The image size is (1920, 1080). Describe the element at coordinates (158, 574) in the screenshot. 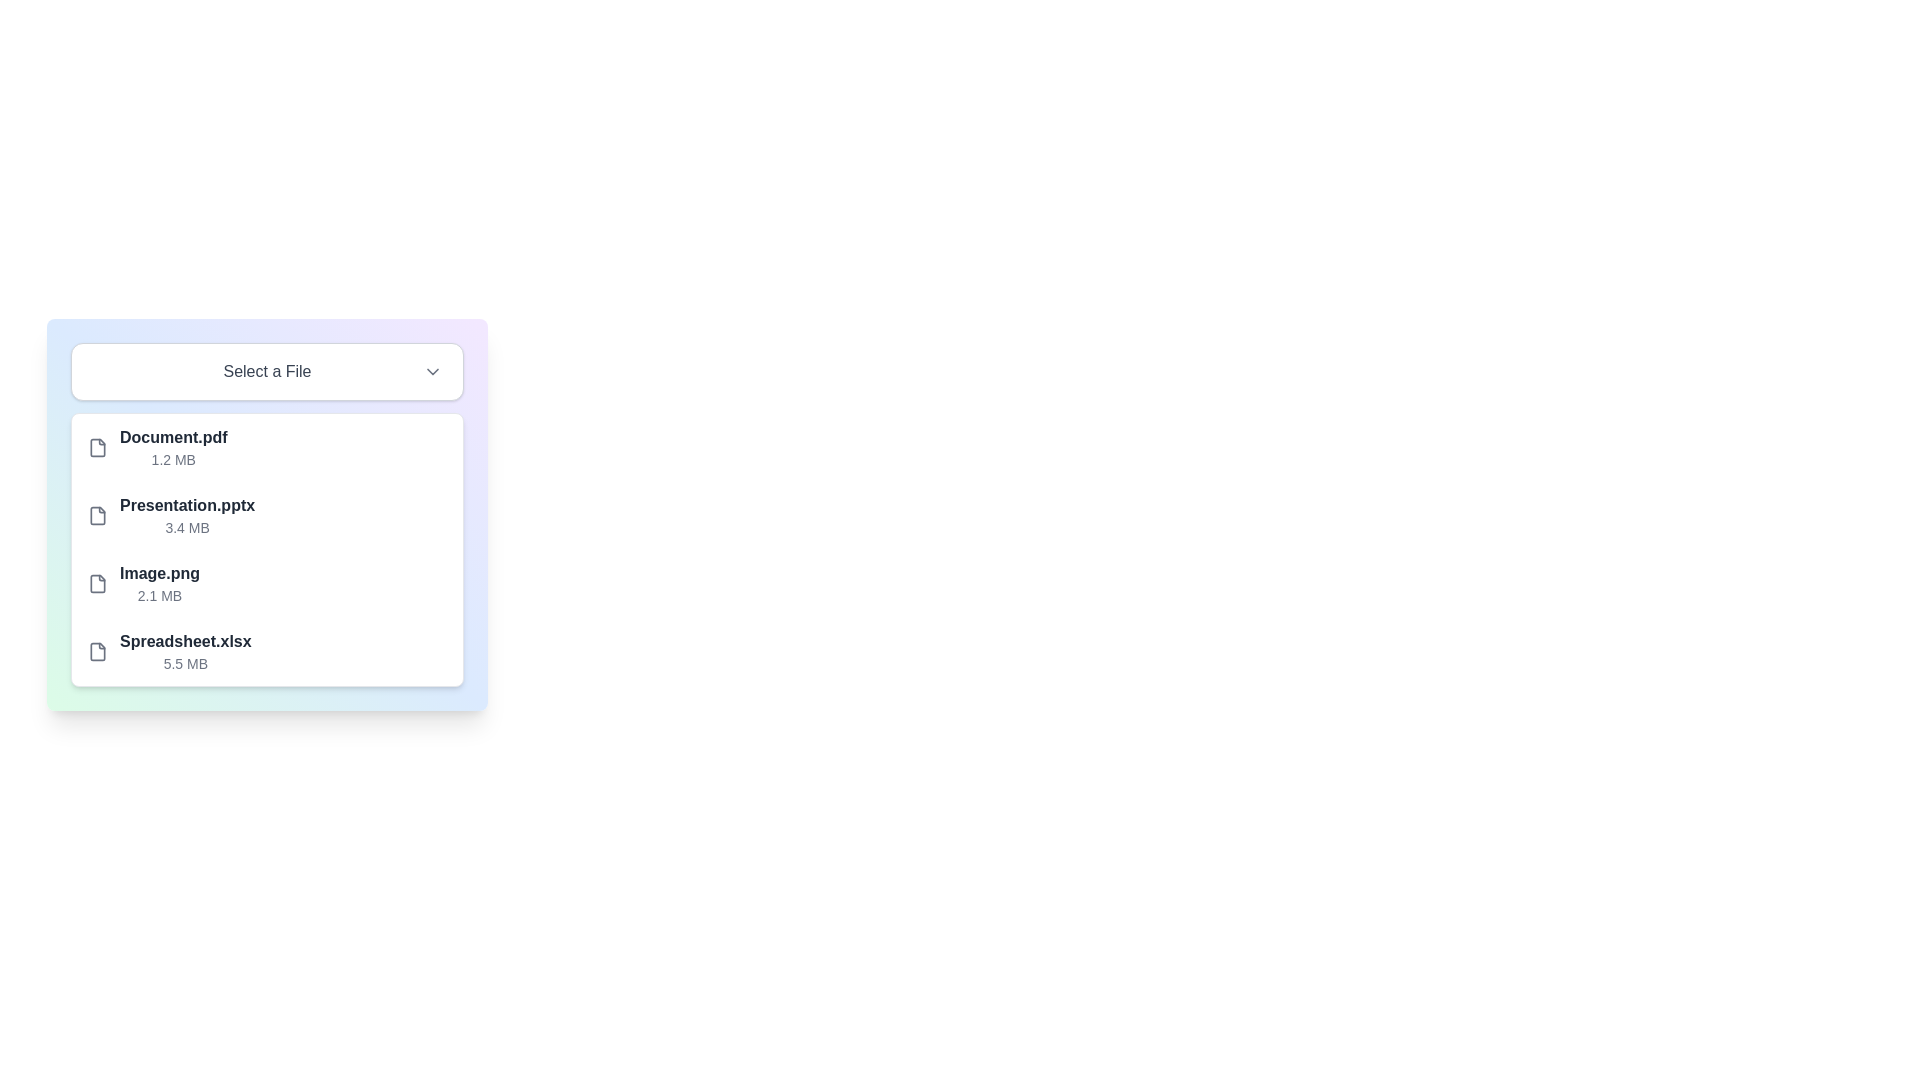

I see `file name displayed in the text label at the top of the third list item in the file selection interface` at that location.